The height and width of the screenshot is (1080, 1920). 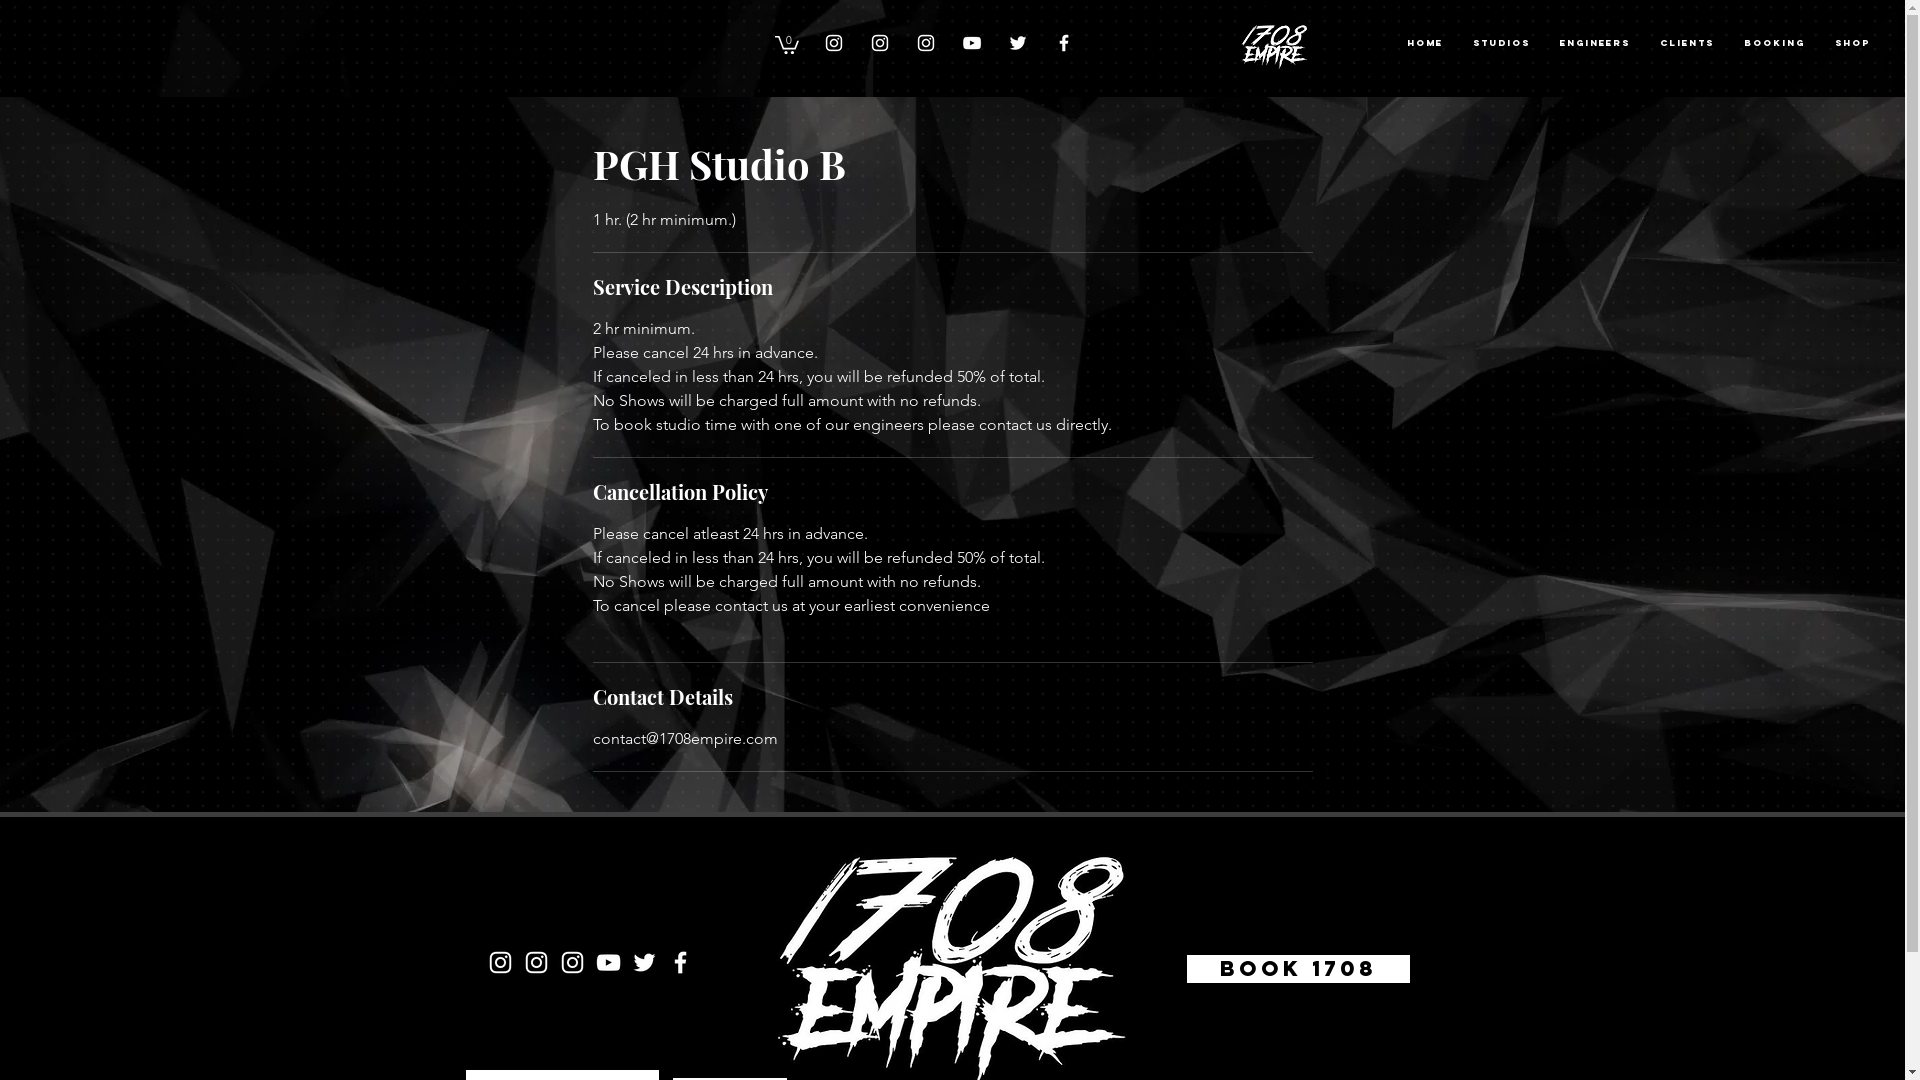 What do you see at coordinates (1297, 967) in the screenshot?
I see `'Book 1708'` at bounding box center [1297, 967].